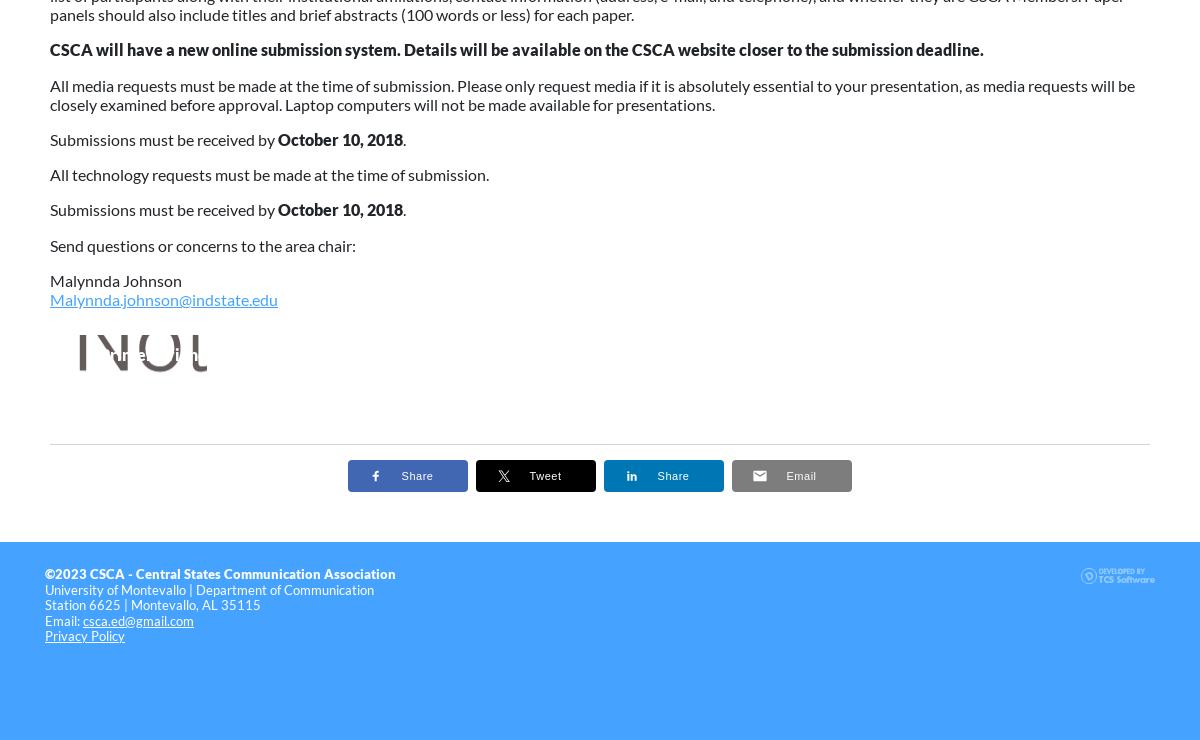  Describe the element at coordinates (50, 174) in the screenshot. I see `'All technology requests must be made at the time of submission.'` at that location.